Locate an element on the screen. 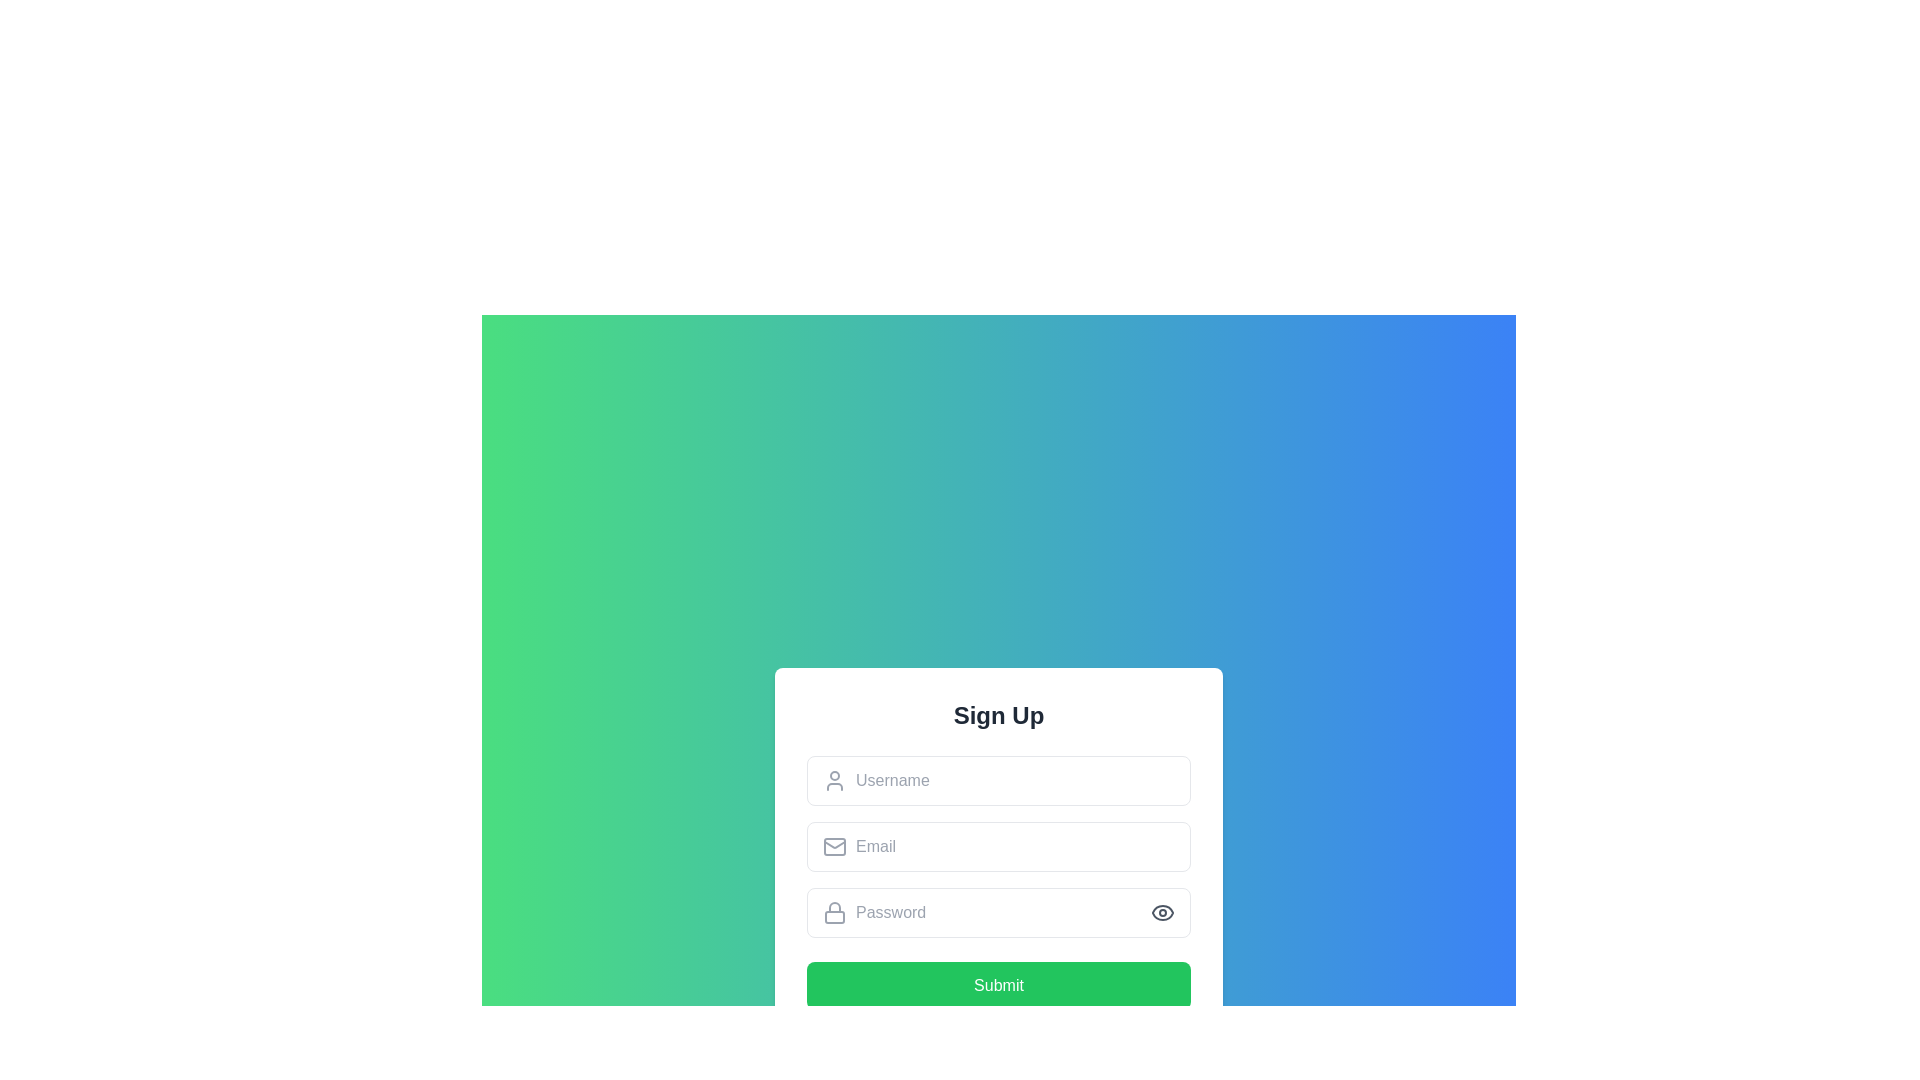  the email input icon, which indicates to the user that they should enter their email address in the associated field is located at coordinates (835, 847).